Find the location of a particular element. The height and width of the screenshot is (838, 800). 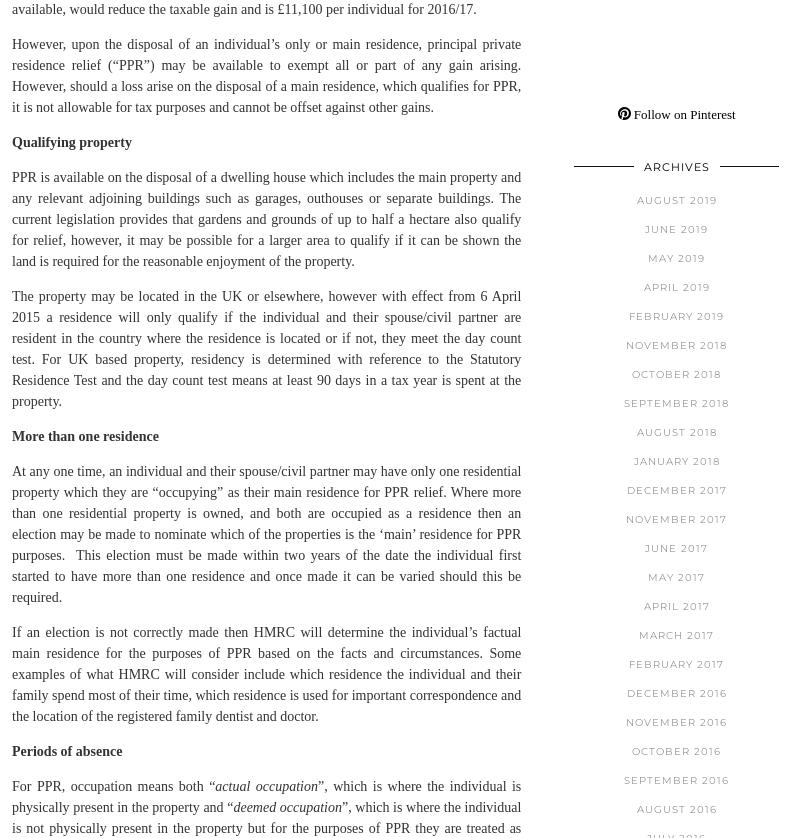

'April 2019' is located at coordinates (676, 285).